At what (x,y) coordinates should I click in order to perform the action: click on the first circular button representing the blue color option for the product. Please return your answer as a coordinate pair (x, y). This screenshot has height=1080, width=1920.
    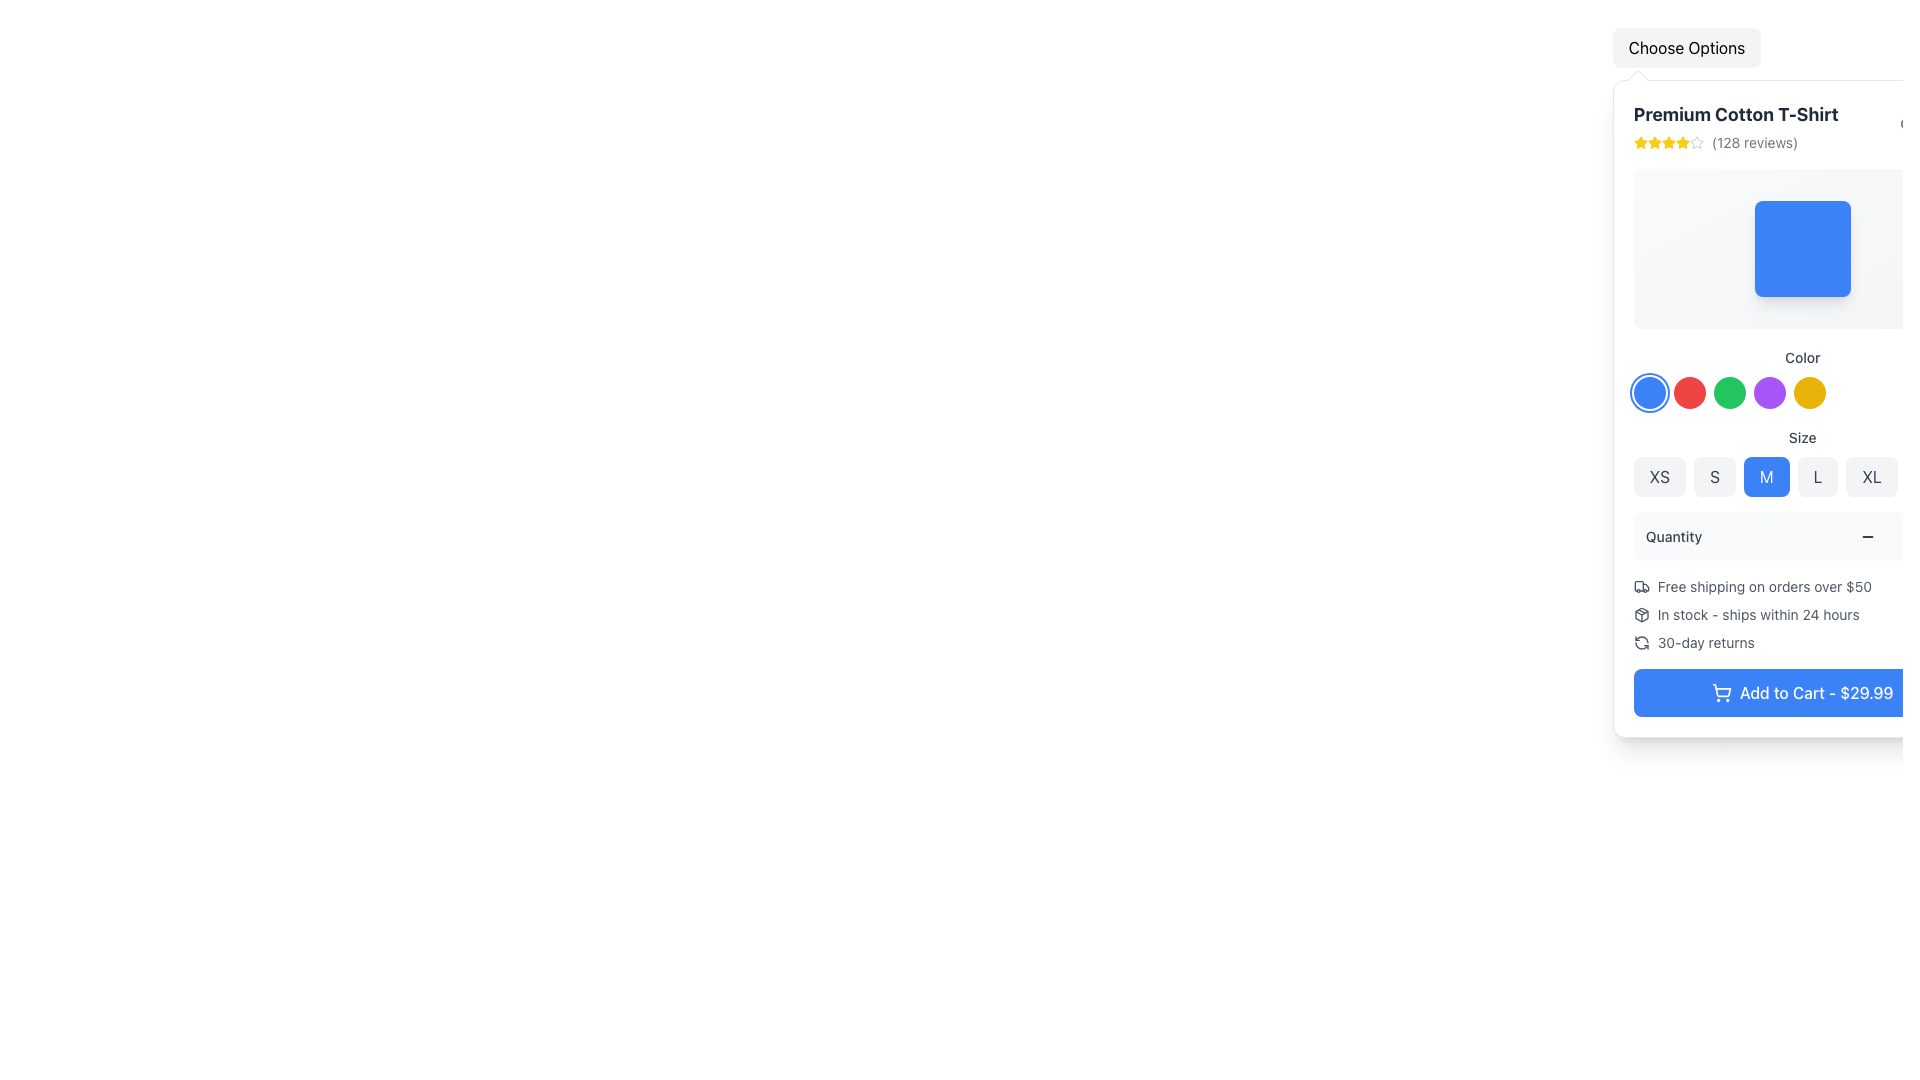
    Looking at the image, I should click on (1649, 393).